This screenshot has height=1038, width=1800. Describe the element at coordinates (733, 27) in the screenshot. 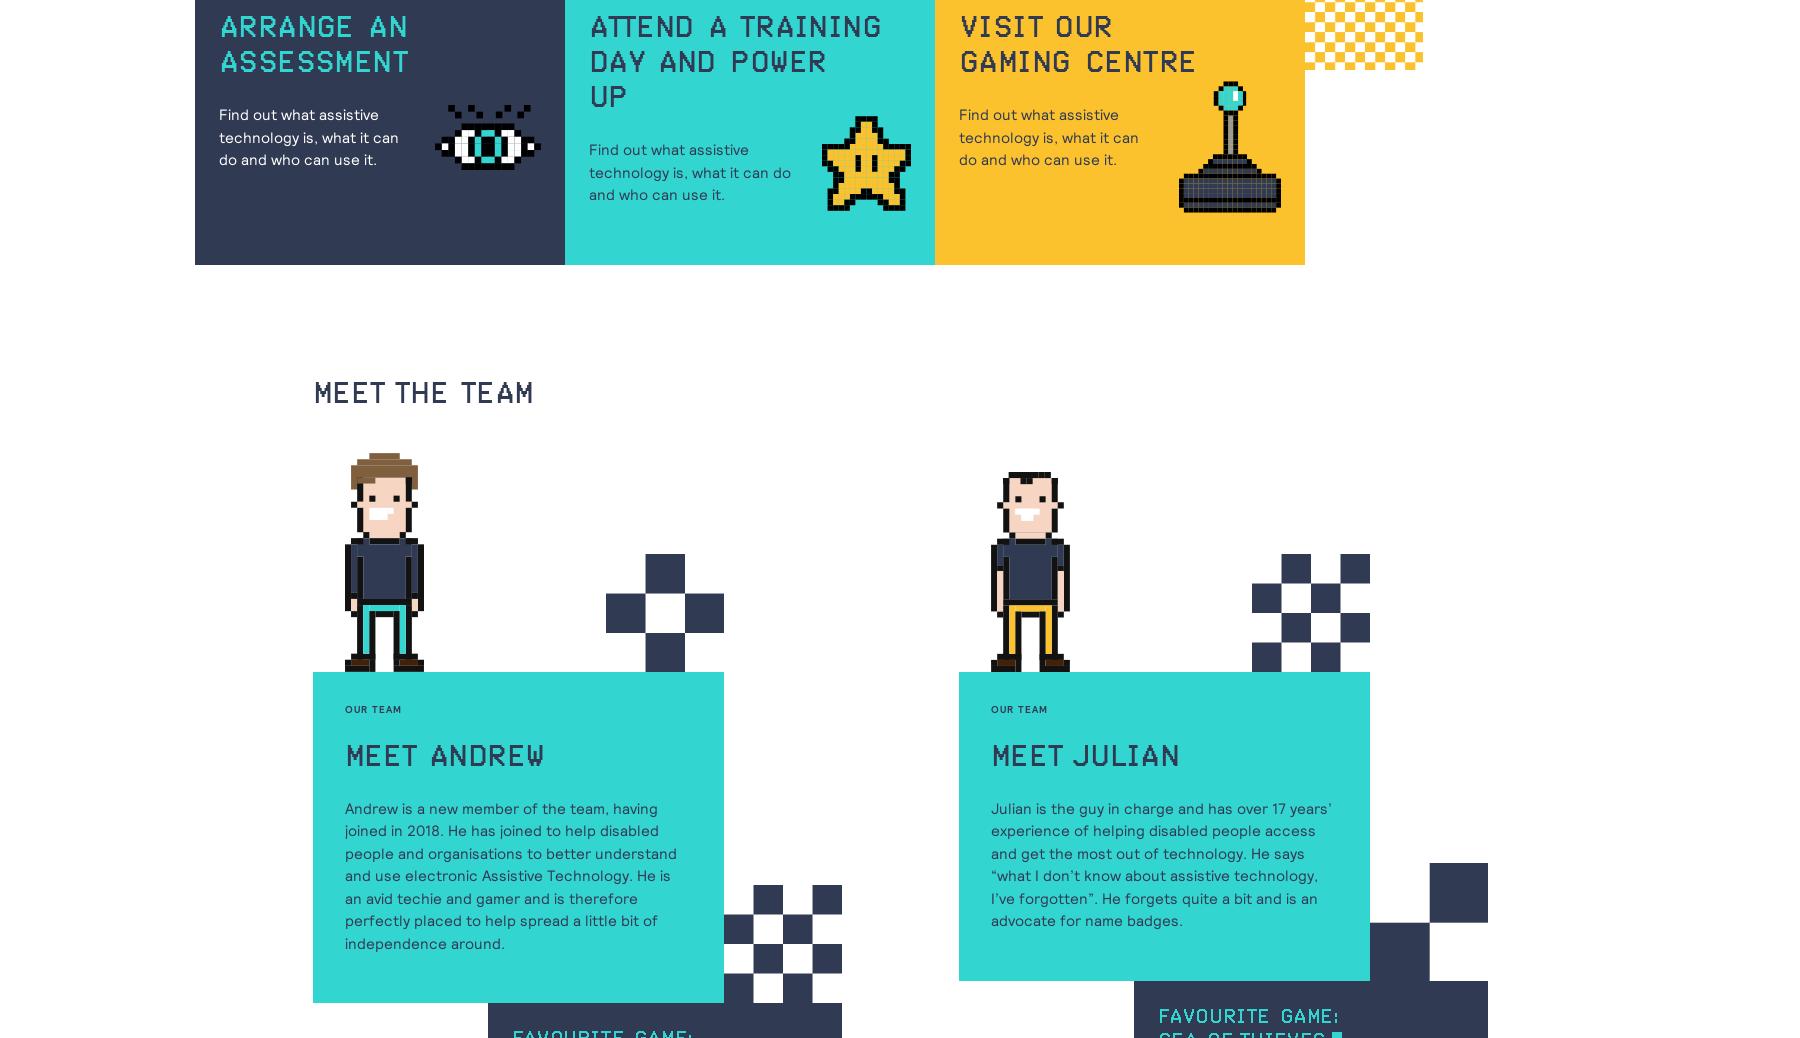

I see `'Attend a training'` at that location.